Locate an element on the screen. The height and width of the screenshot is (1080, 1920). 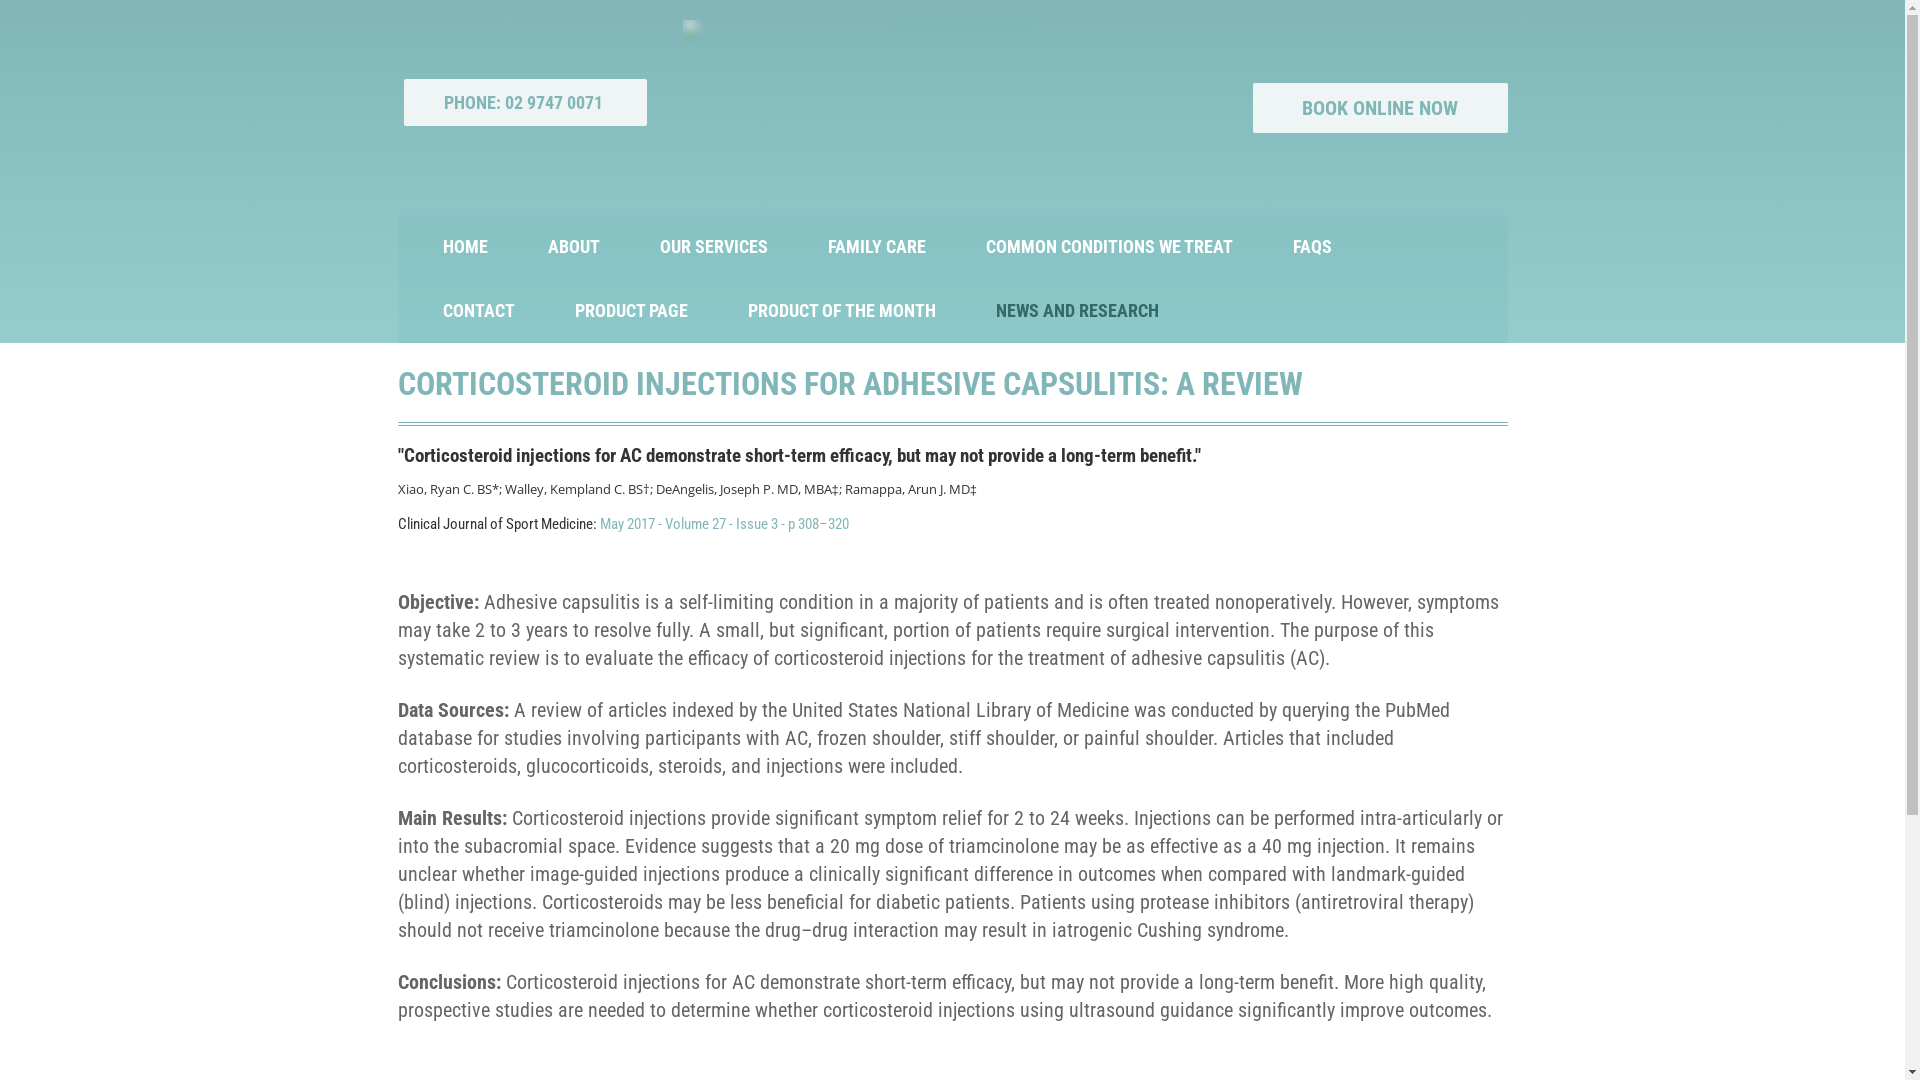
'ABOUT' is located at coordinates (573, 245).